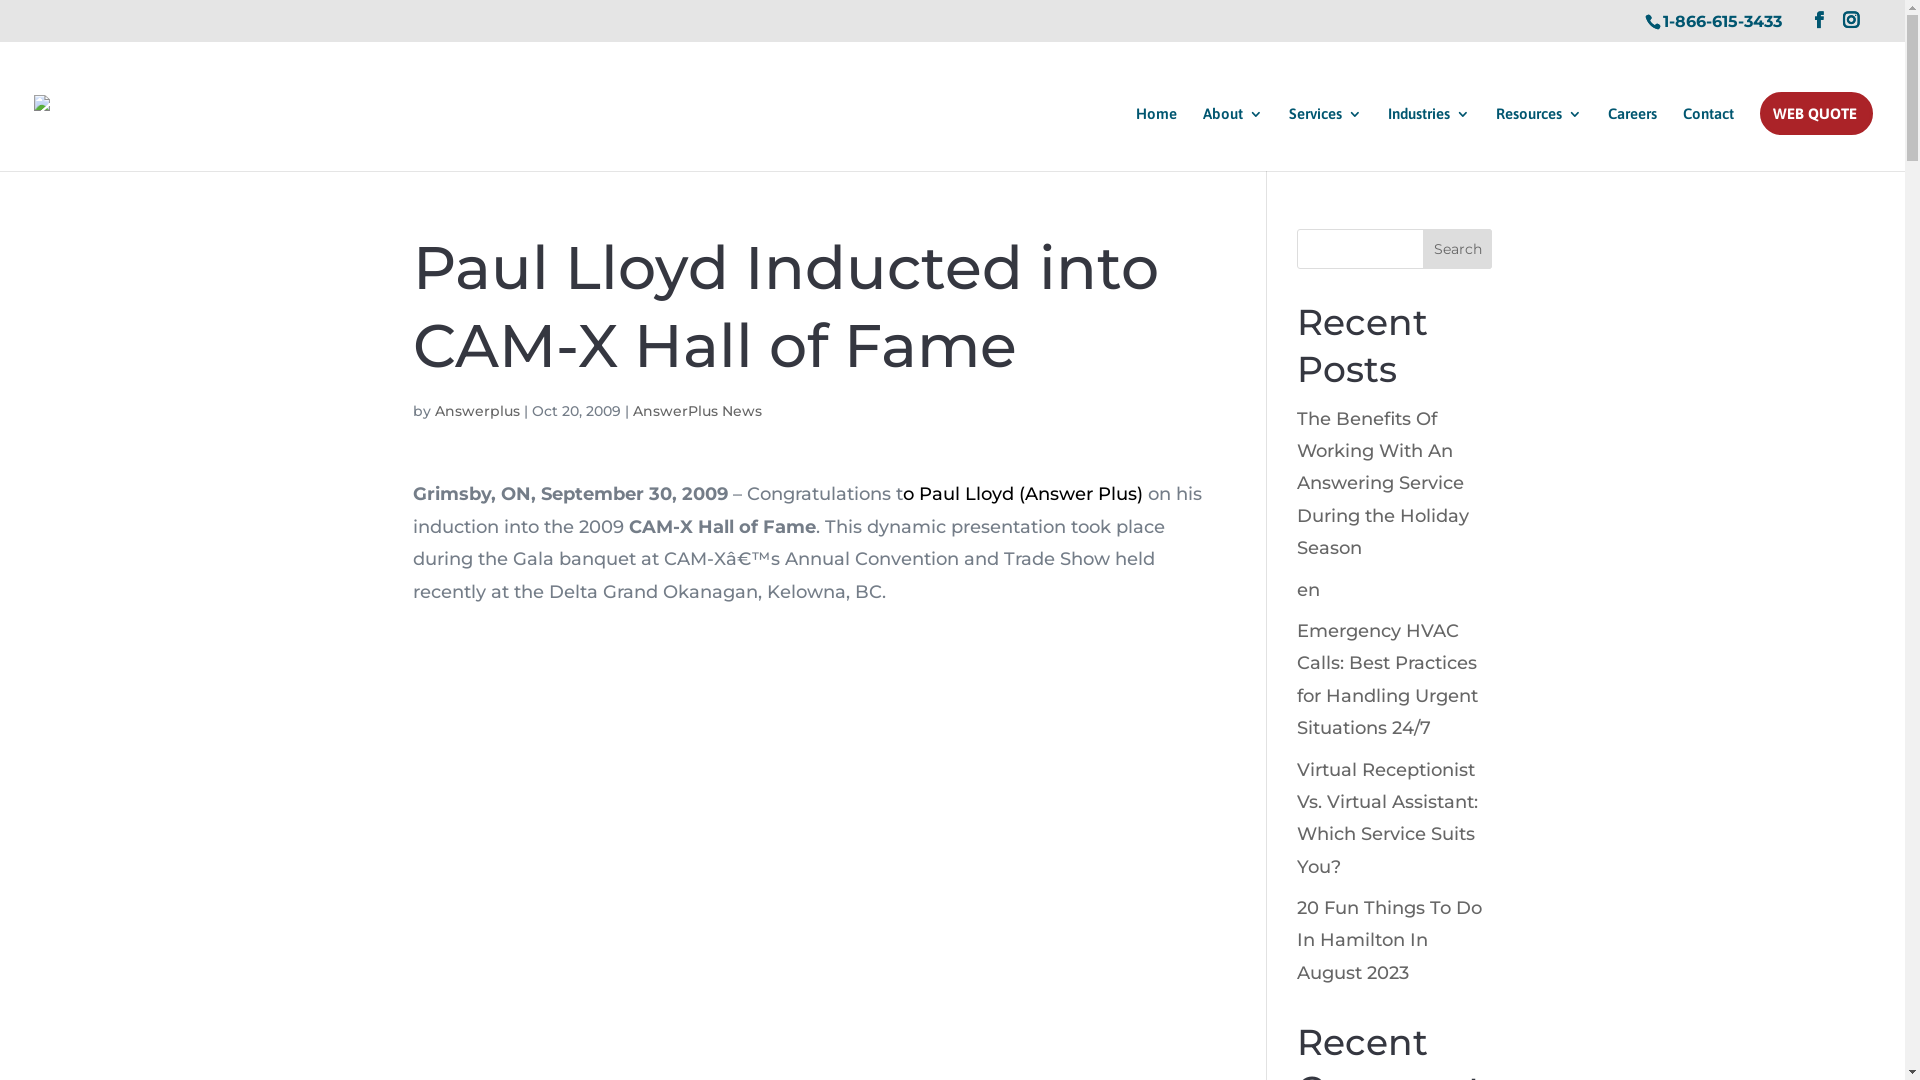 Image resolution: width=1920 pixels, height=1080 pixels. What do you see at coordinates (1136, 137) in the screenshot?
I see `'Home'` at bounding box center [1136, 137].